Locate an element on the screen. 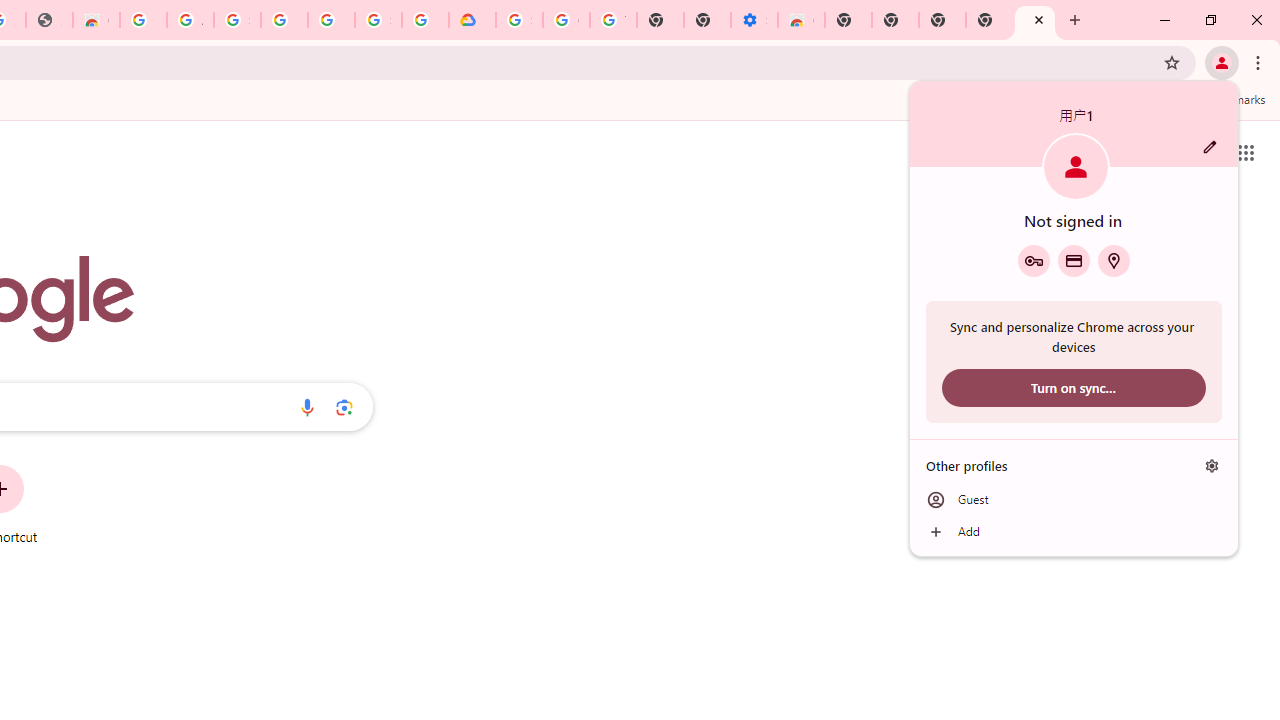 This screenshot has height=720, width=1280. 'Settings - Accessibility' is located at coordinates (753, 20).